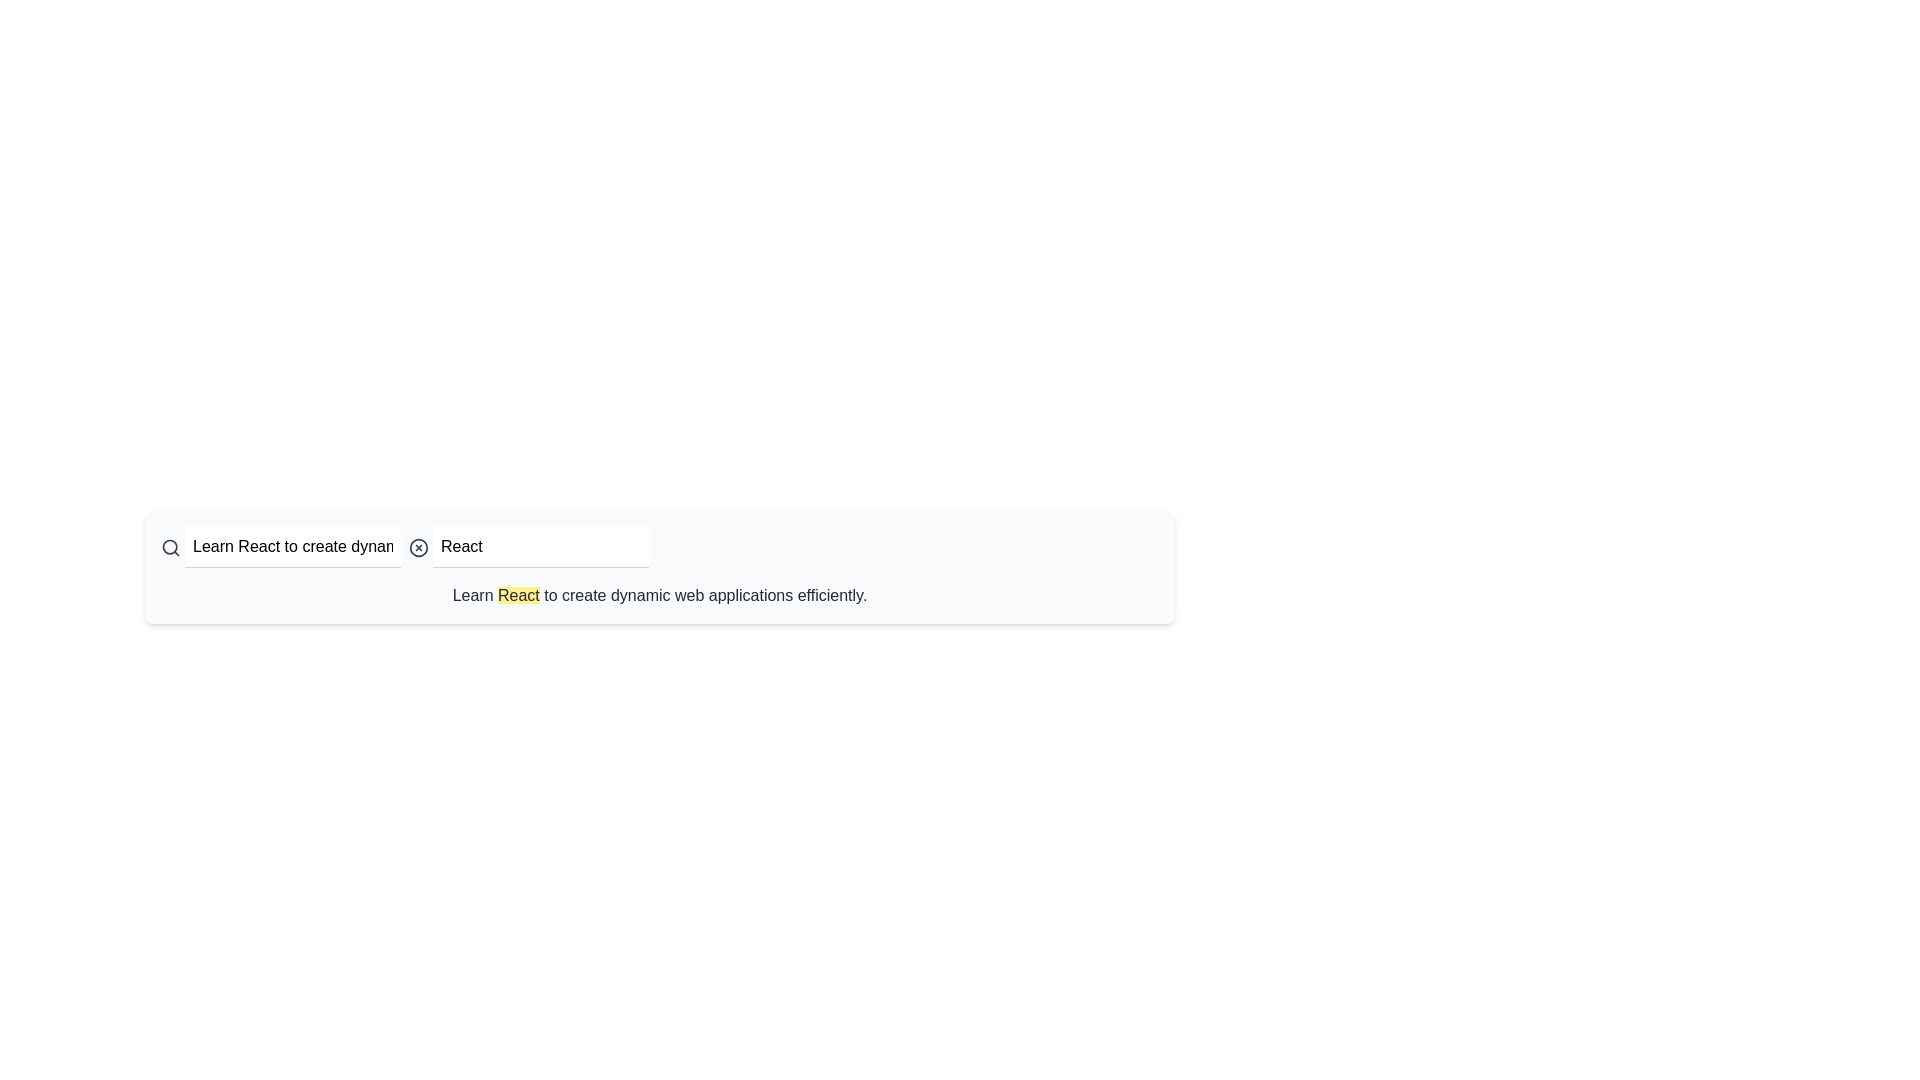 This screenshot has width=1920, height=1080. Describe the element at coordinates (417, 547) in the screenshot. I see `the icon button that displays a dark gray 'X' mark inside a circular outline` at that location.